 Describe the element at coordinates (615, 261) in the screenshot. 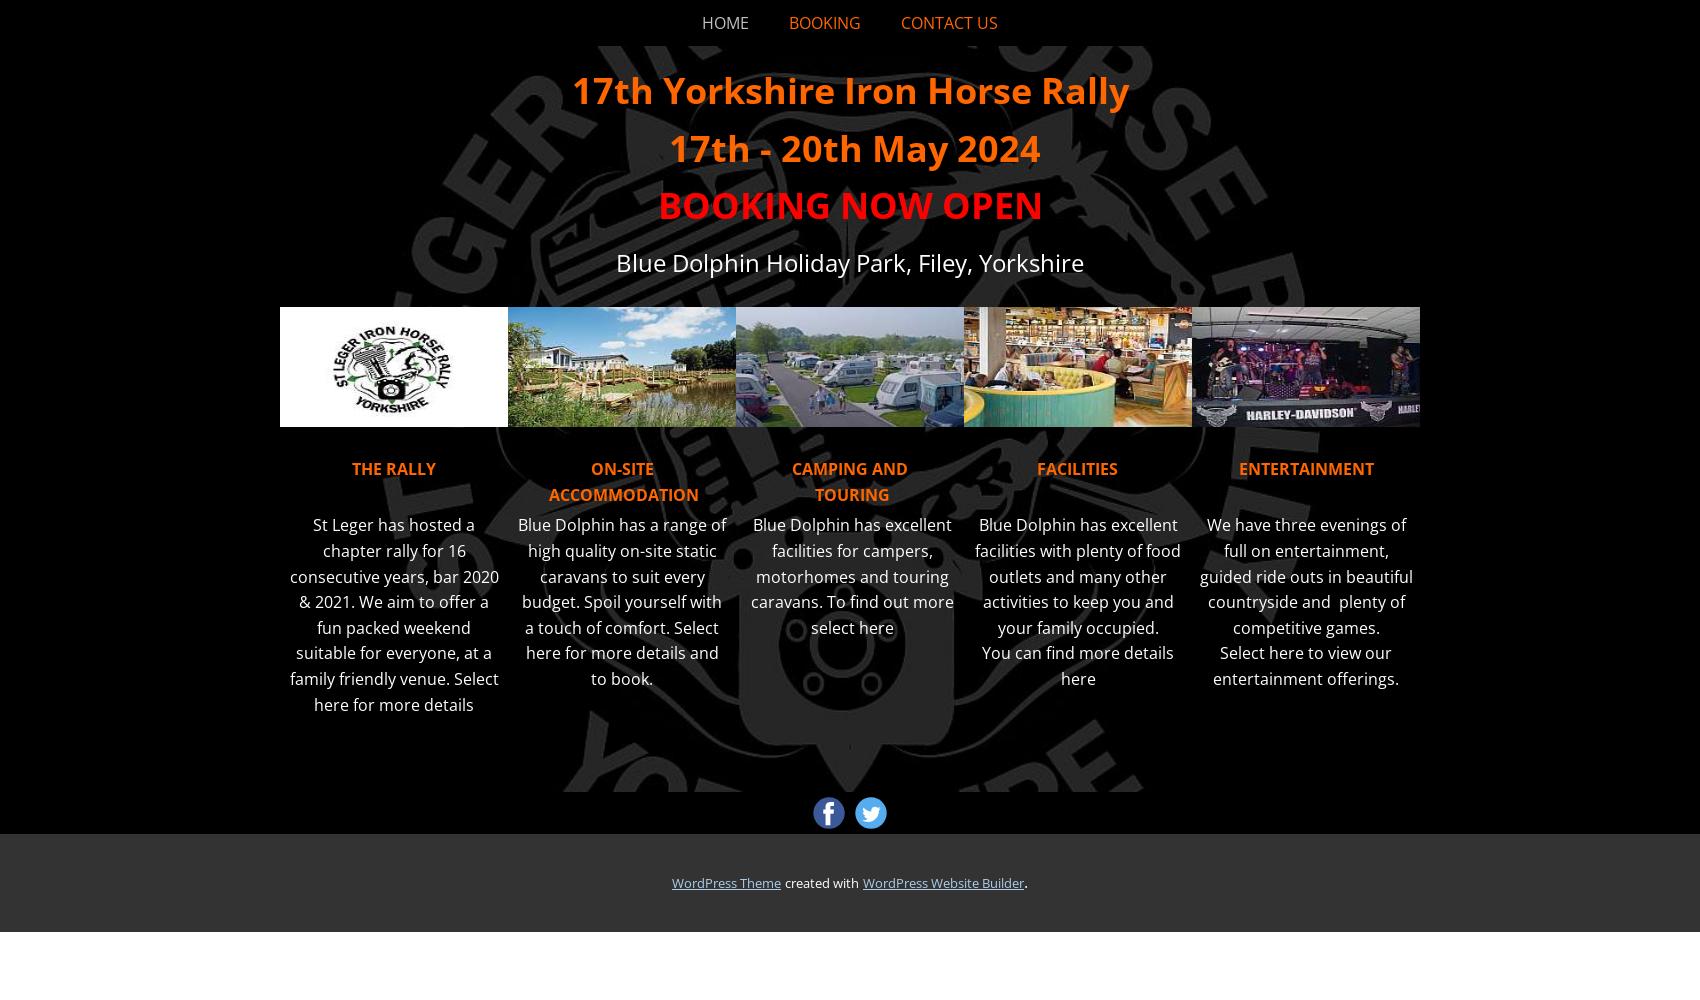

I see `'Blue Dolphin Holiday Park, Filey, Yorkshire'` at that location.